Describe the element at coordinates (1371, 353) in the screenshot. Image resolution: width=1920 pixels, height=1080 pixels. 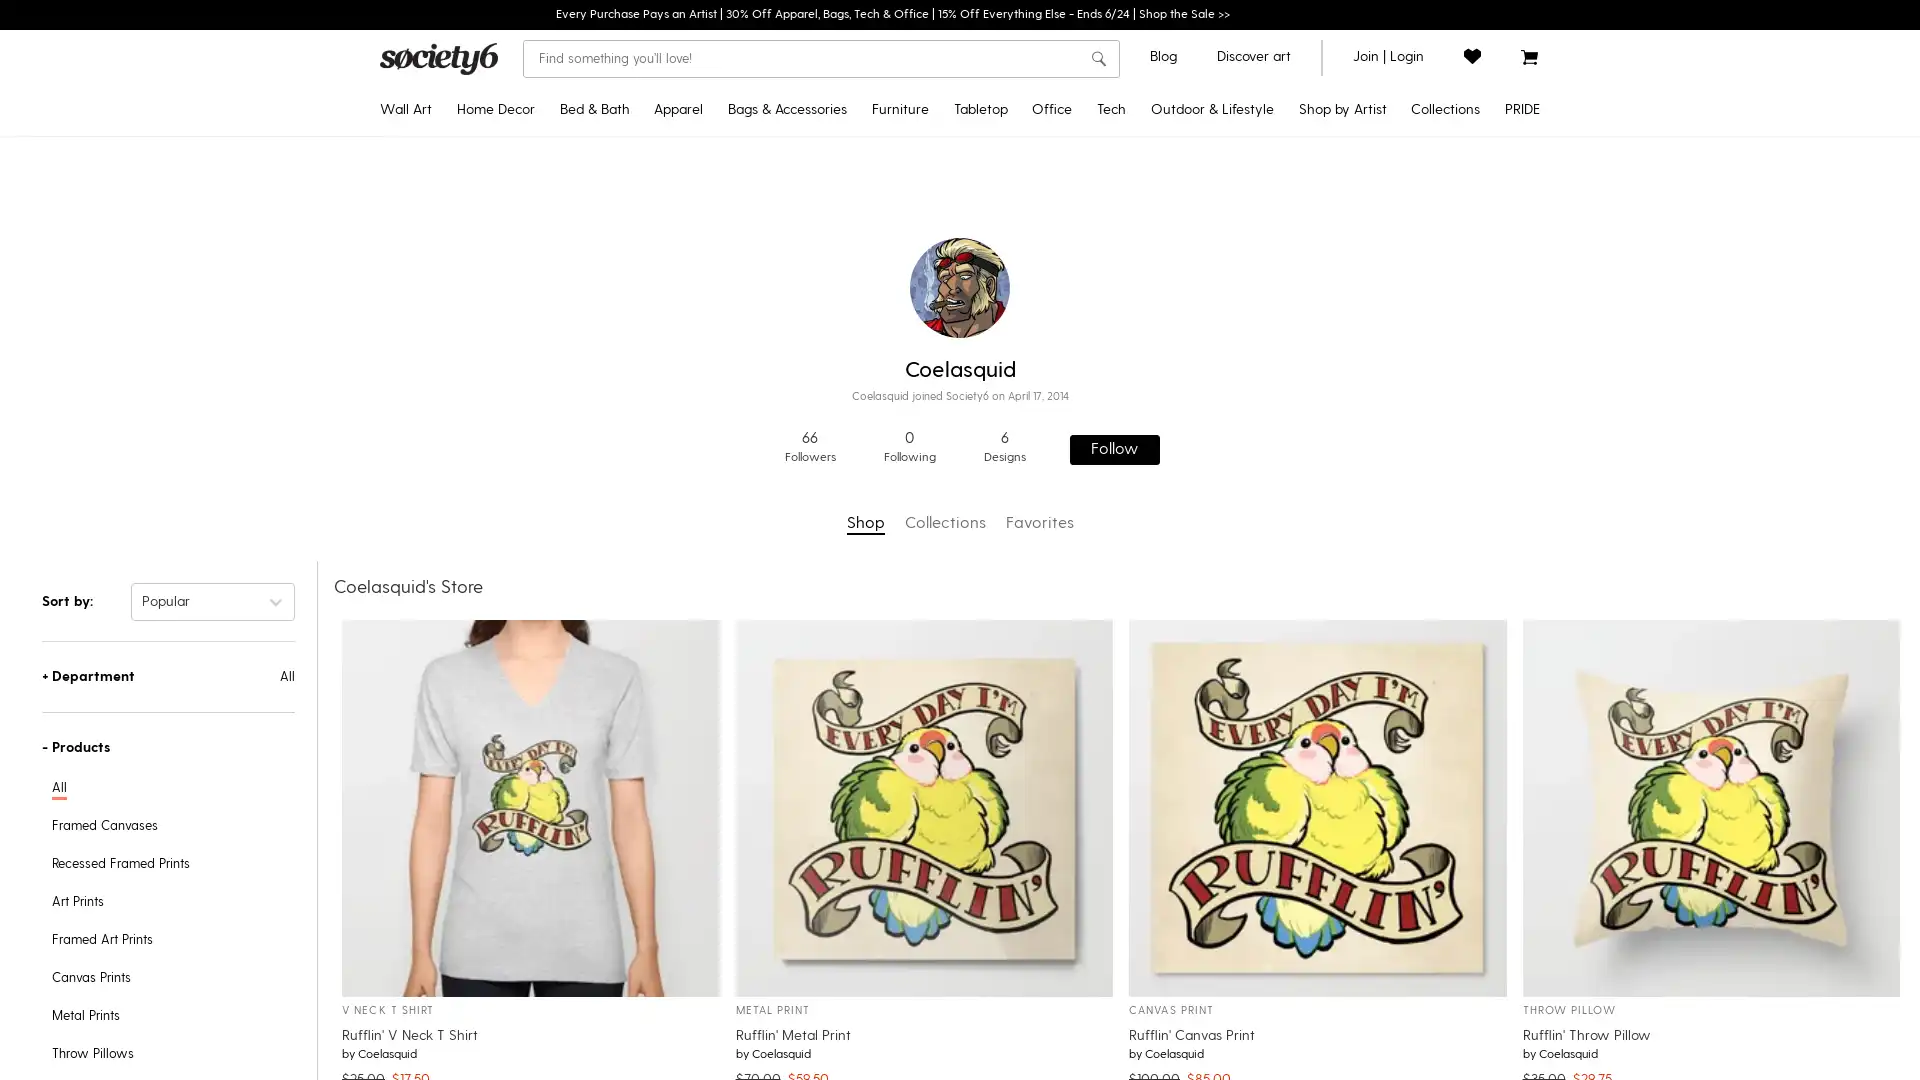
I see `Pantone Color of 2022` at that location.